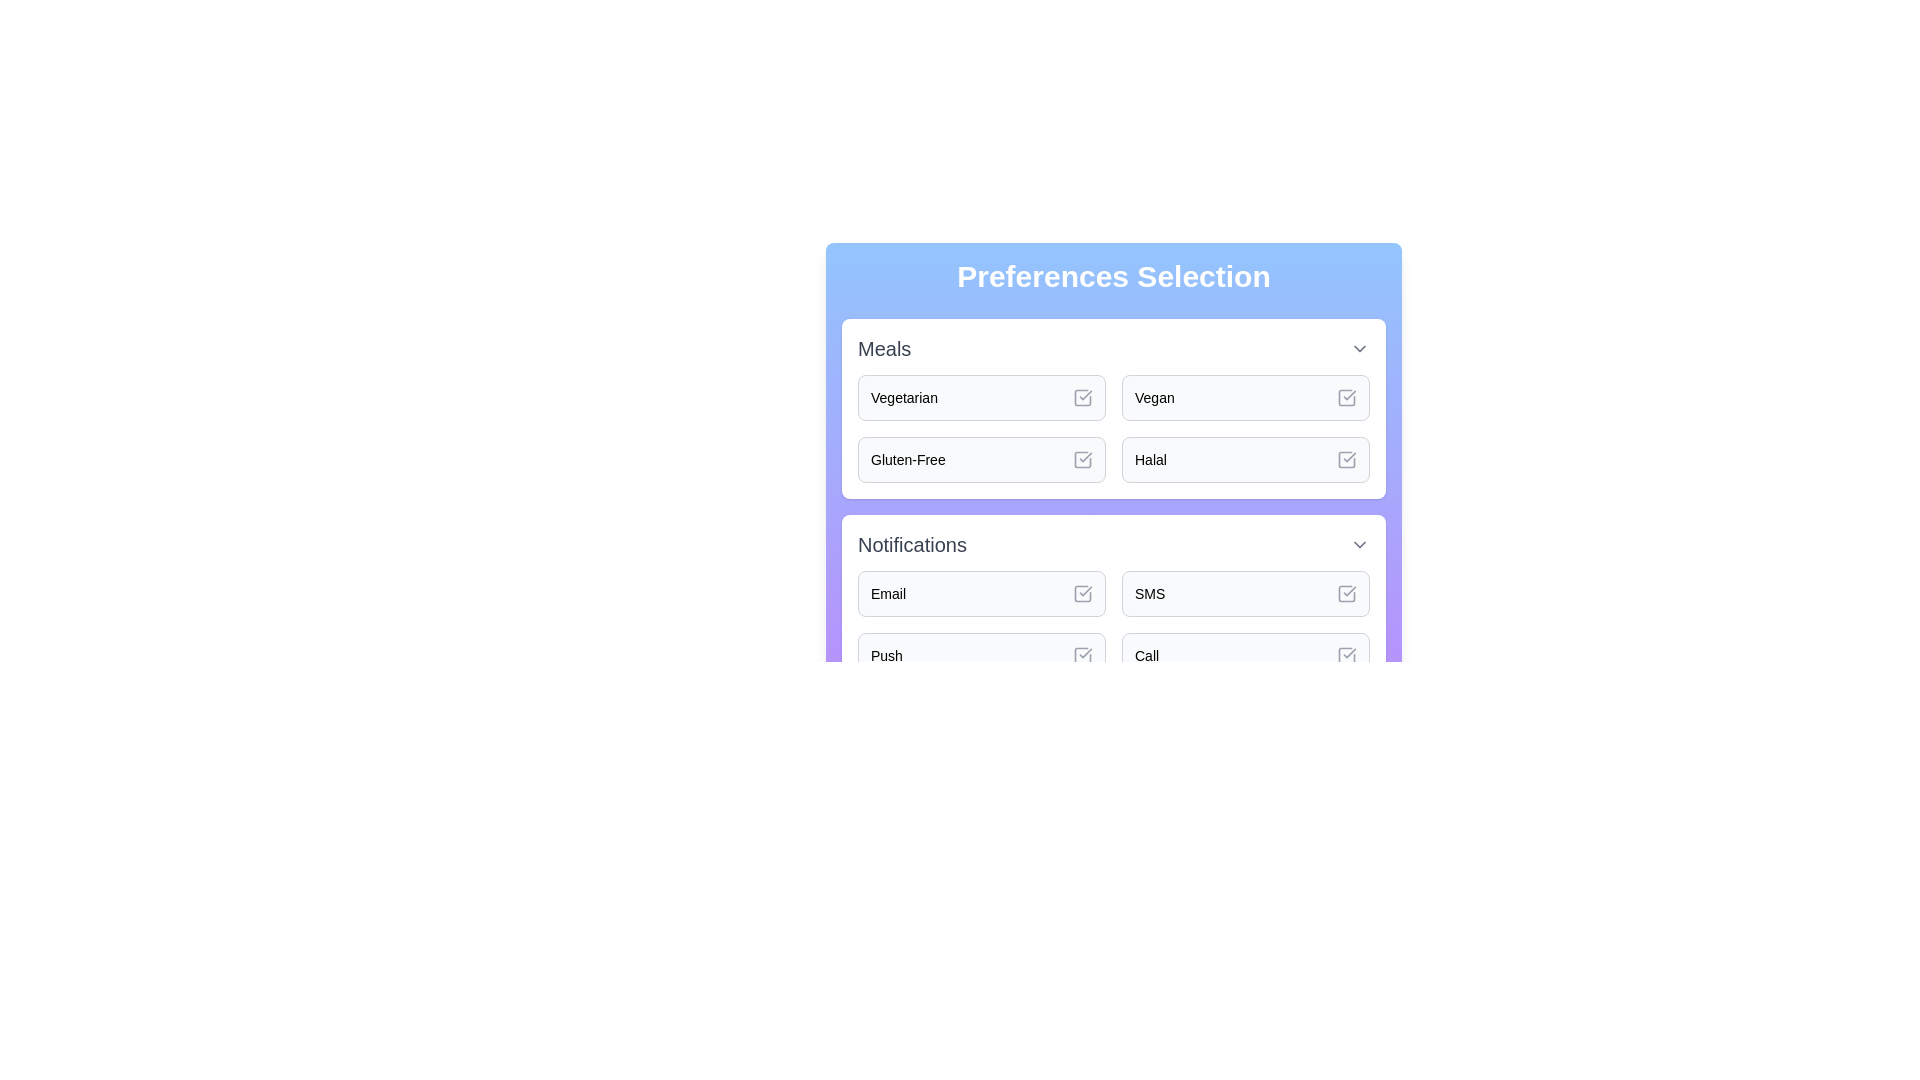  Describe the element at coordinates (886, 655) in the screenshot. I see `the text label that reads 'Push', which is styled with a small font size and is located in the lower-left corner of the 'Notifications' section` at that location.